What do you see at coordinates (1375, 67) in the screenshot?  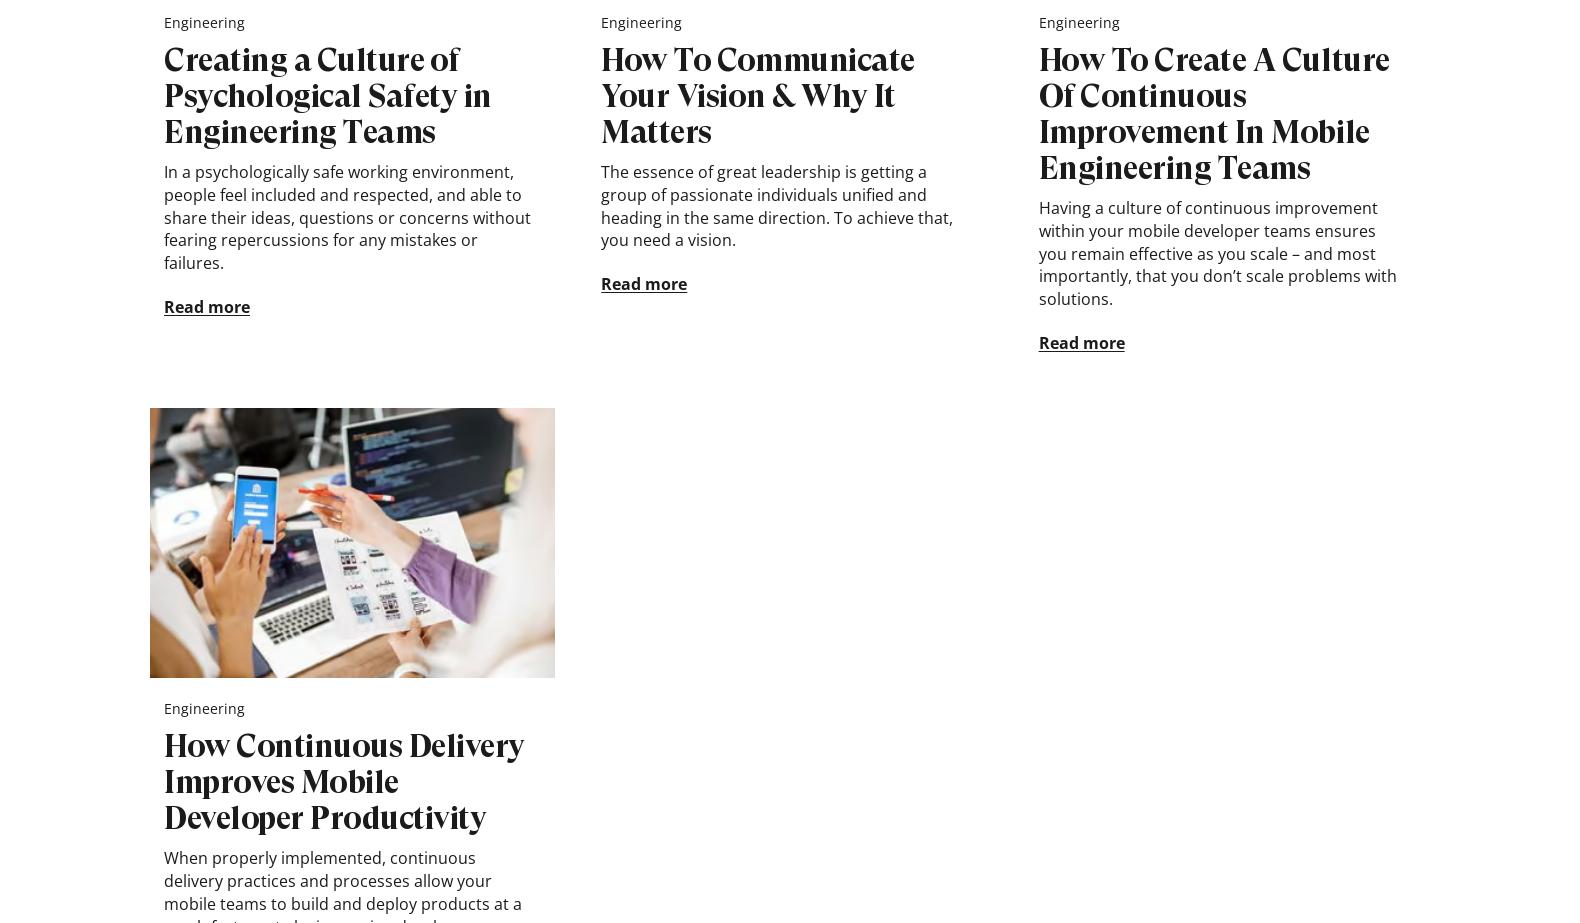 I see `'of pages tested'` at bounding box center [1375, 67].